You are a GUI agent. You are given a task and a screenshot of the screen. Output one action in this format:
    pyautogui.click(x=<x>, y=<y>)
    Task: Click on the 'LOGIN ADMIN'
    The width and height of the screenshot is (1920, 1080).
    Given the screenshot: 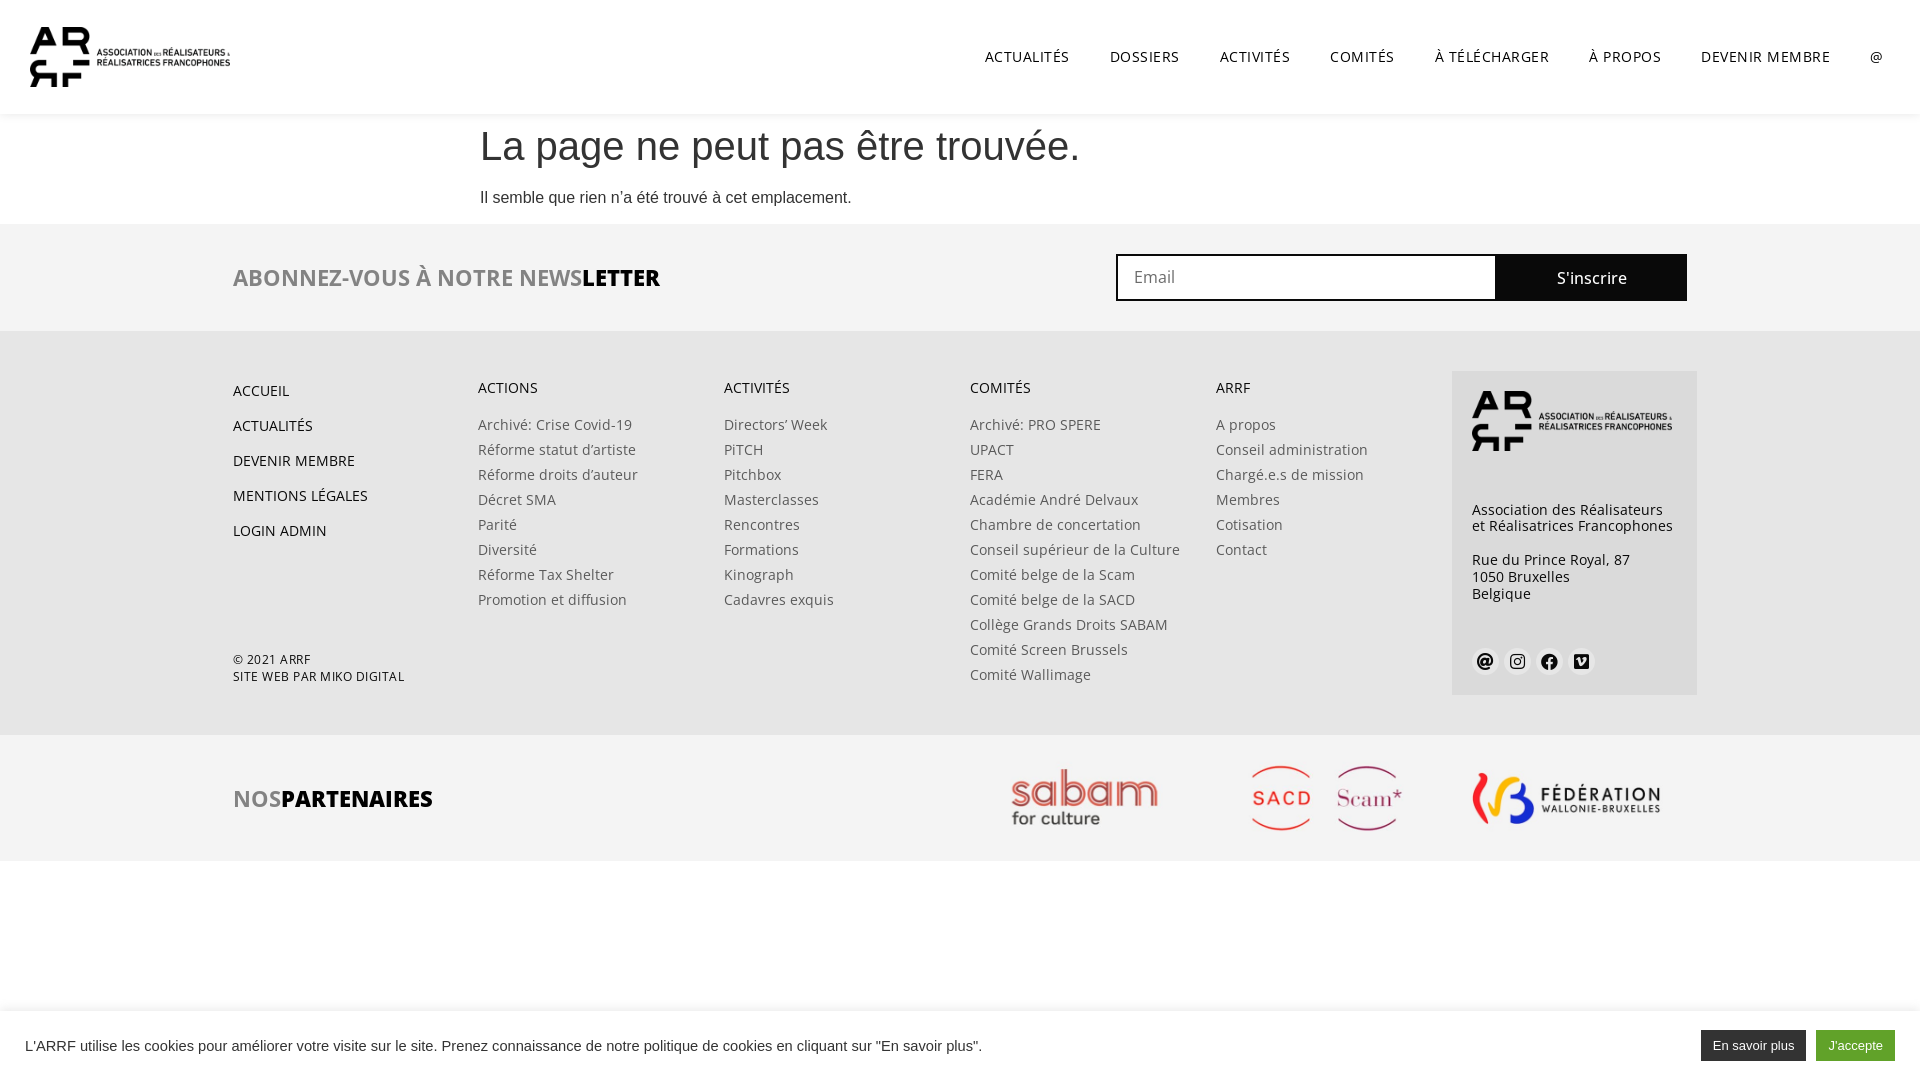 What is the action you would take?
    pyautogui.click(x=345, y=530)
    